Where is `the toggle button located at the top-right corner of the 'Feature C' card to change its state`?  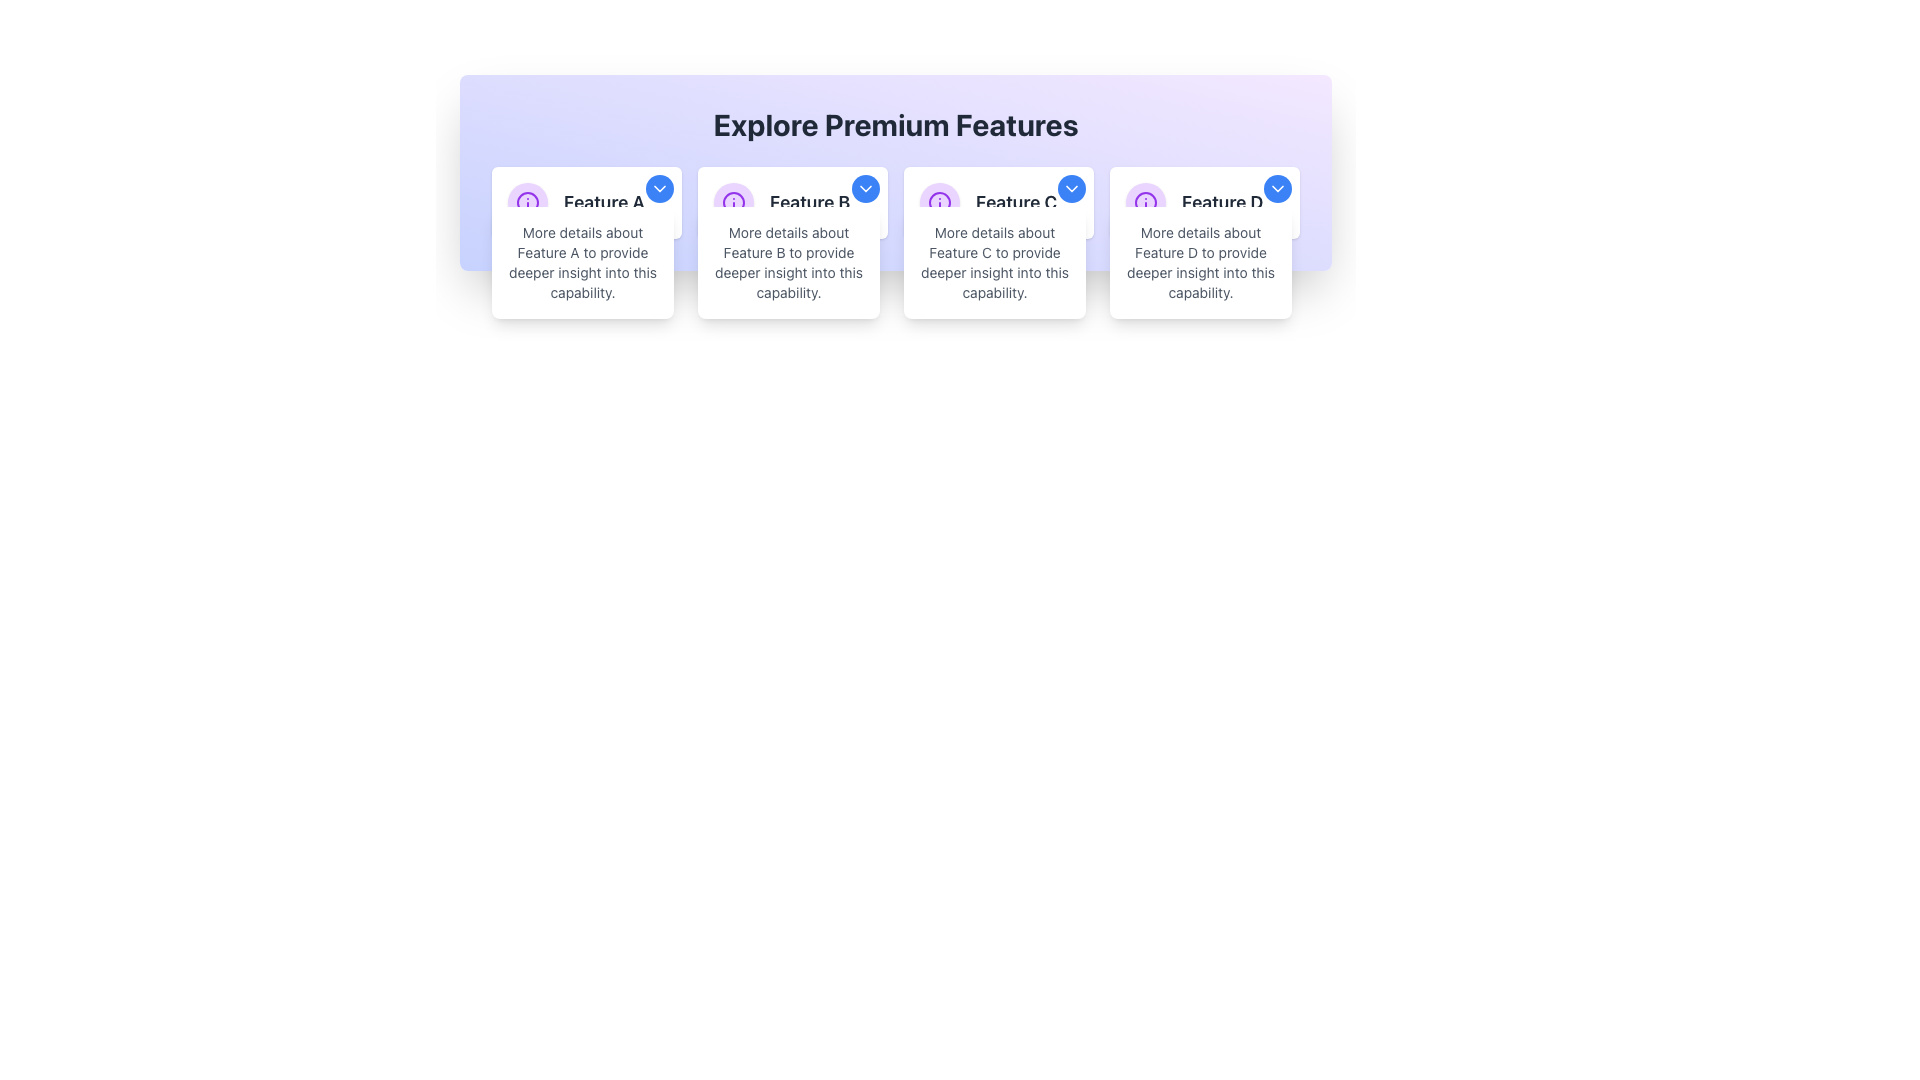
the toggle button located at the top-right corner of the 'Feature C' card to change its state is located at coordinates (1070, 189).